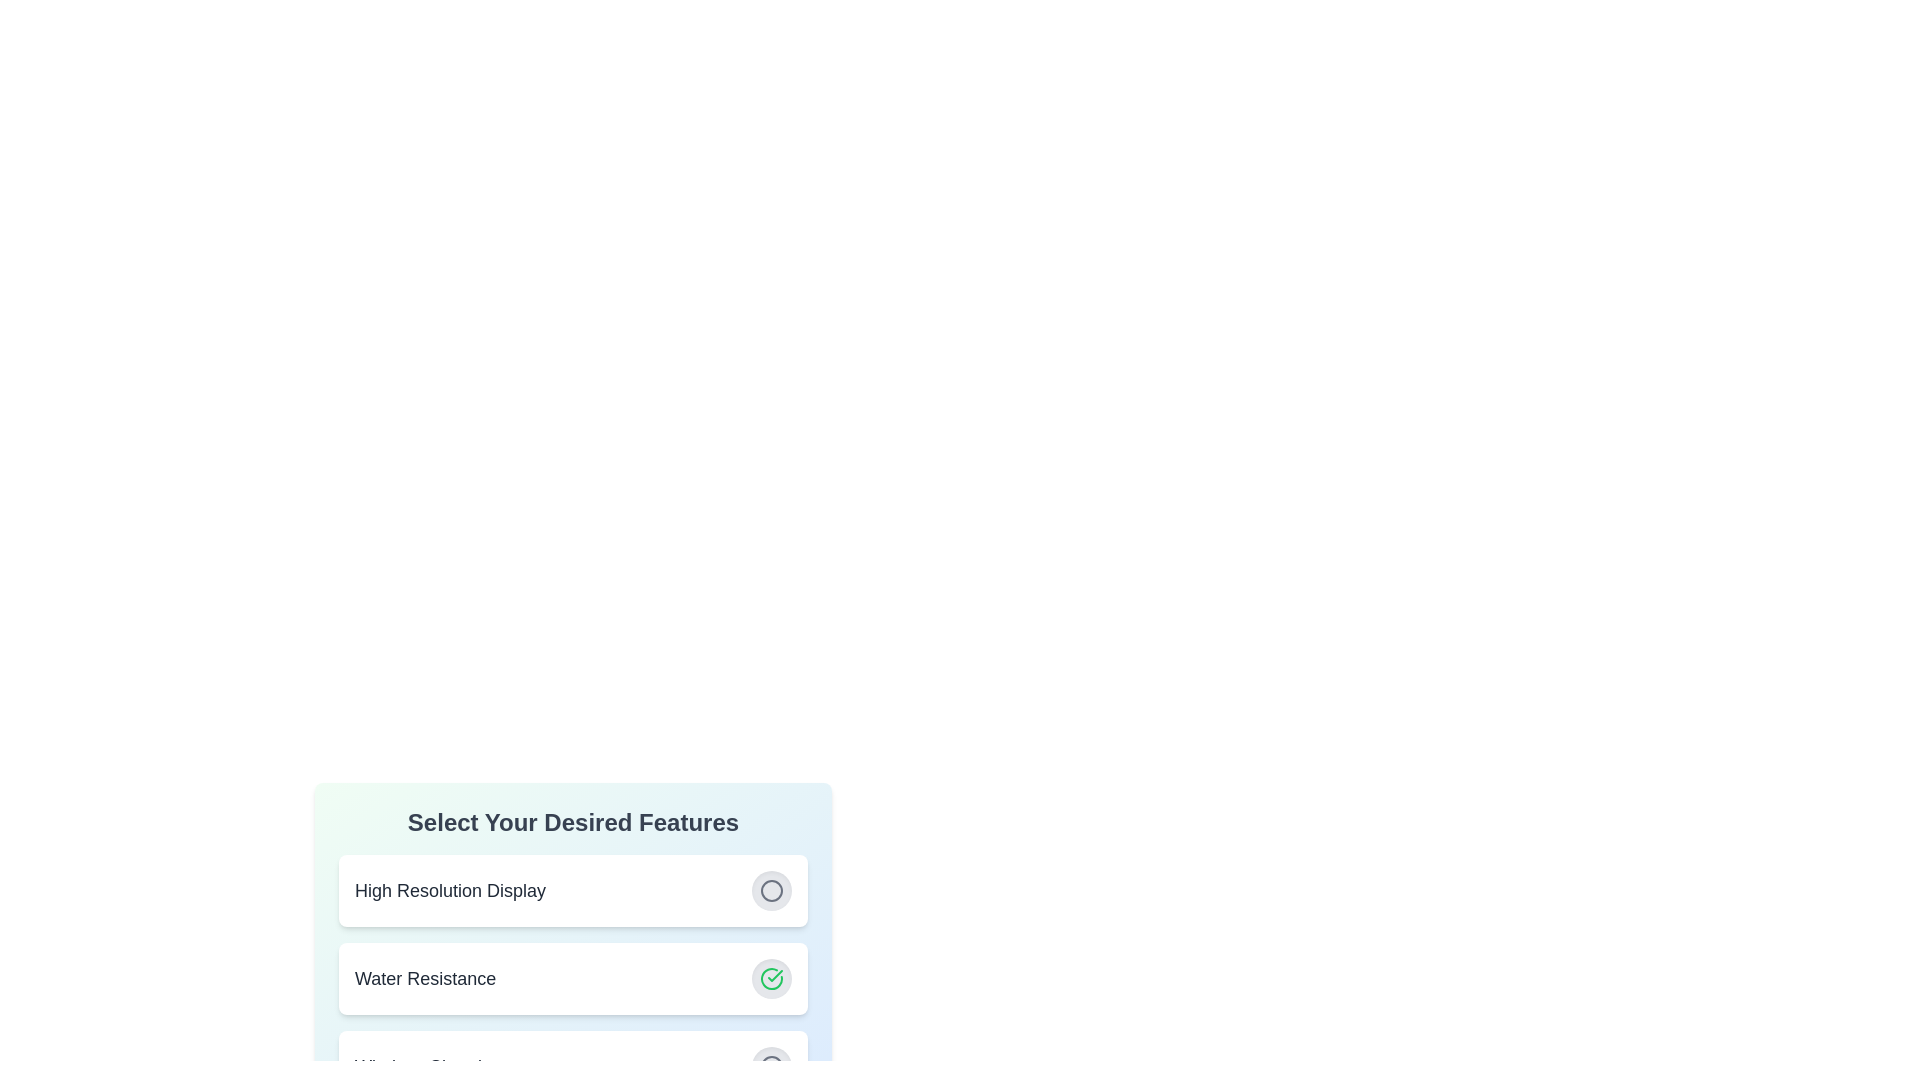 The height and width of the screenshot is (1080, 1920). I want to click on the checkmark of the 'Water Resistance' selectable feature option, so click(572, 978).